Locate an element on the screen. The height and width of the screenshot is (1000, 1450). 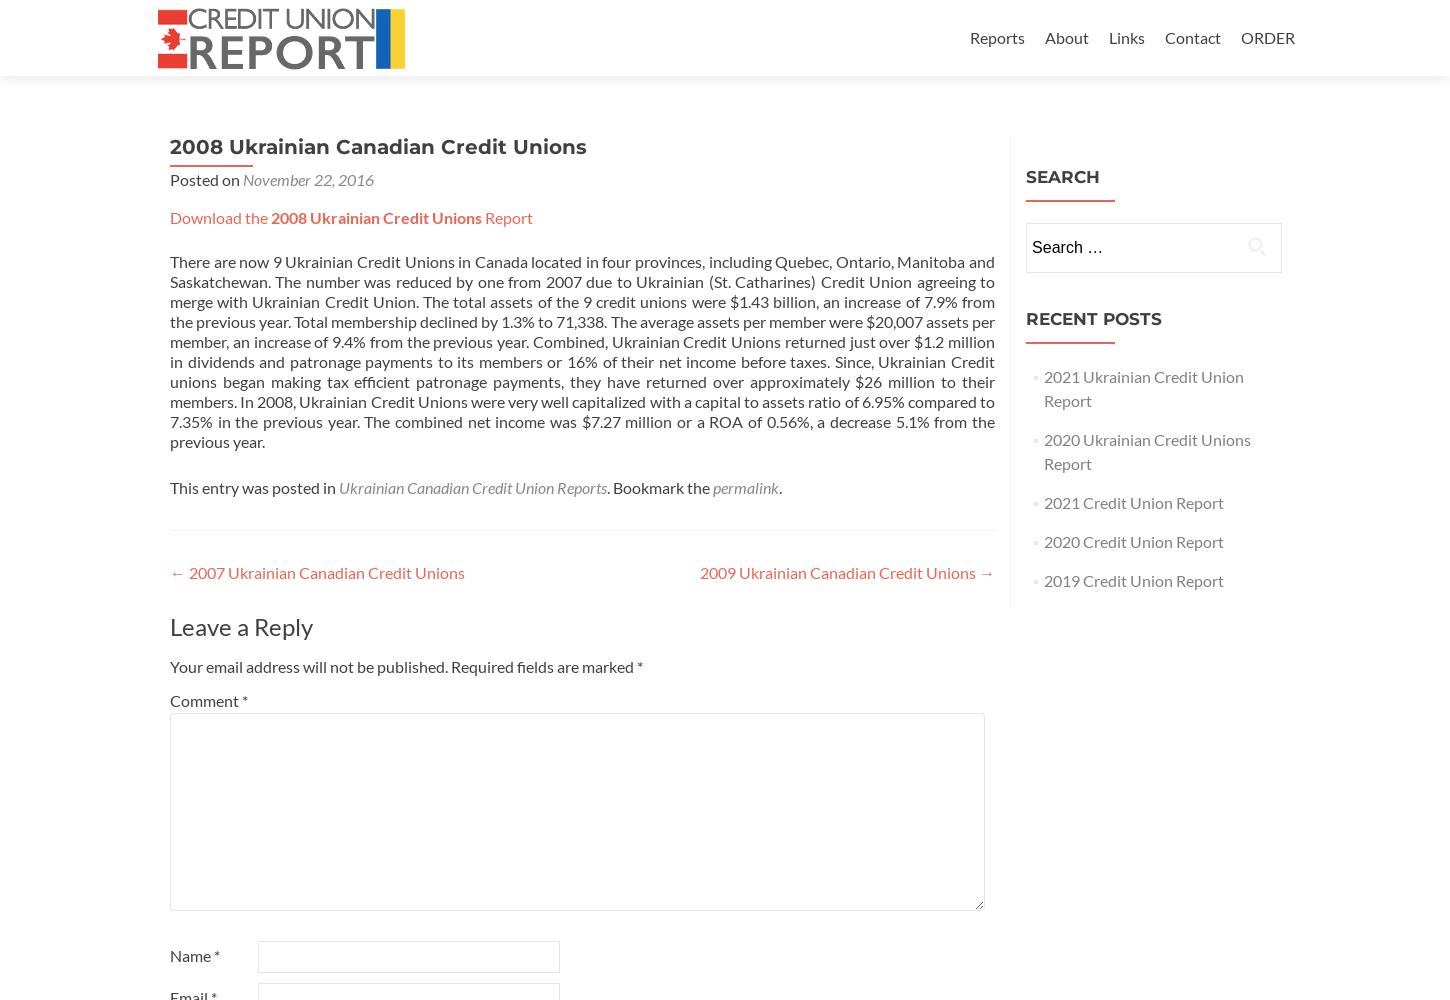
'November 22, 2016' is located at coordinates (308, 179).